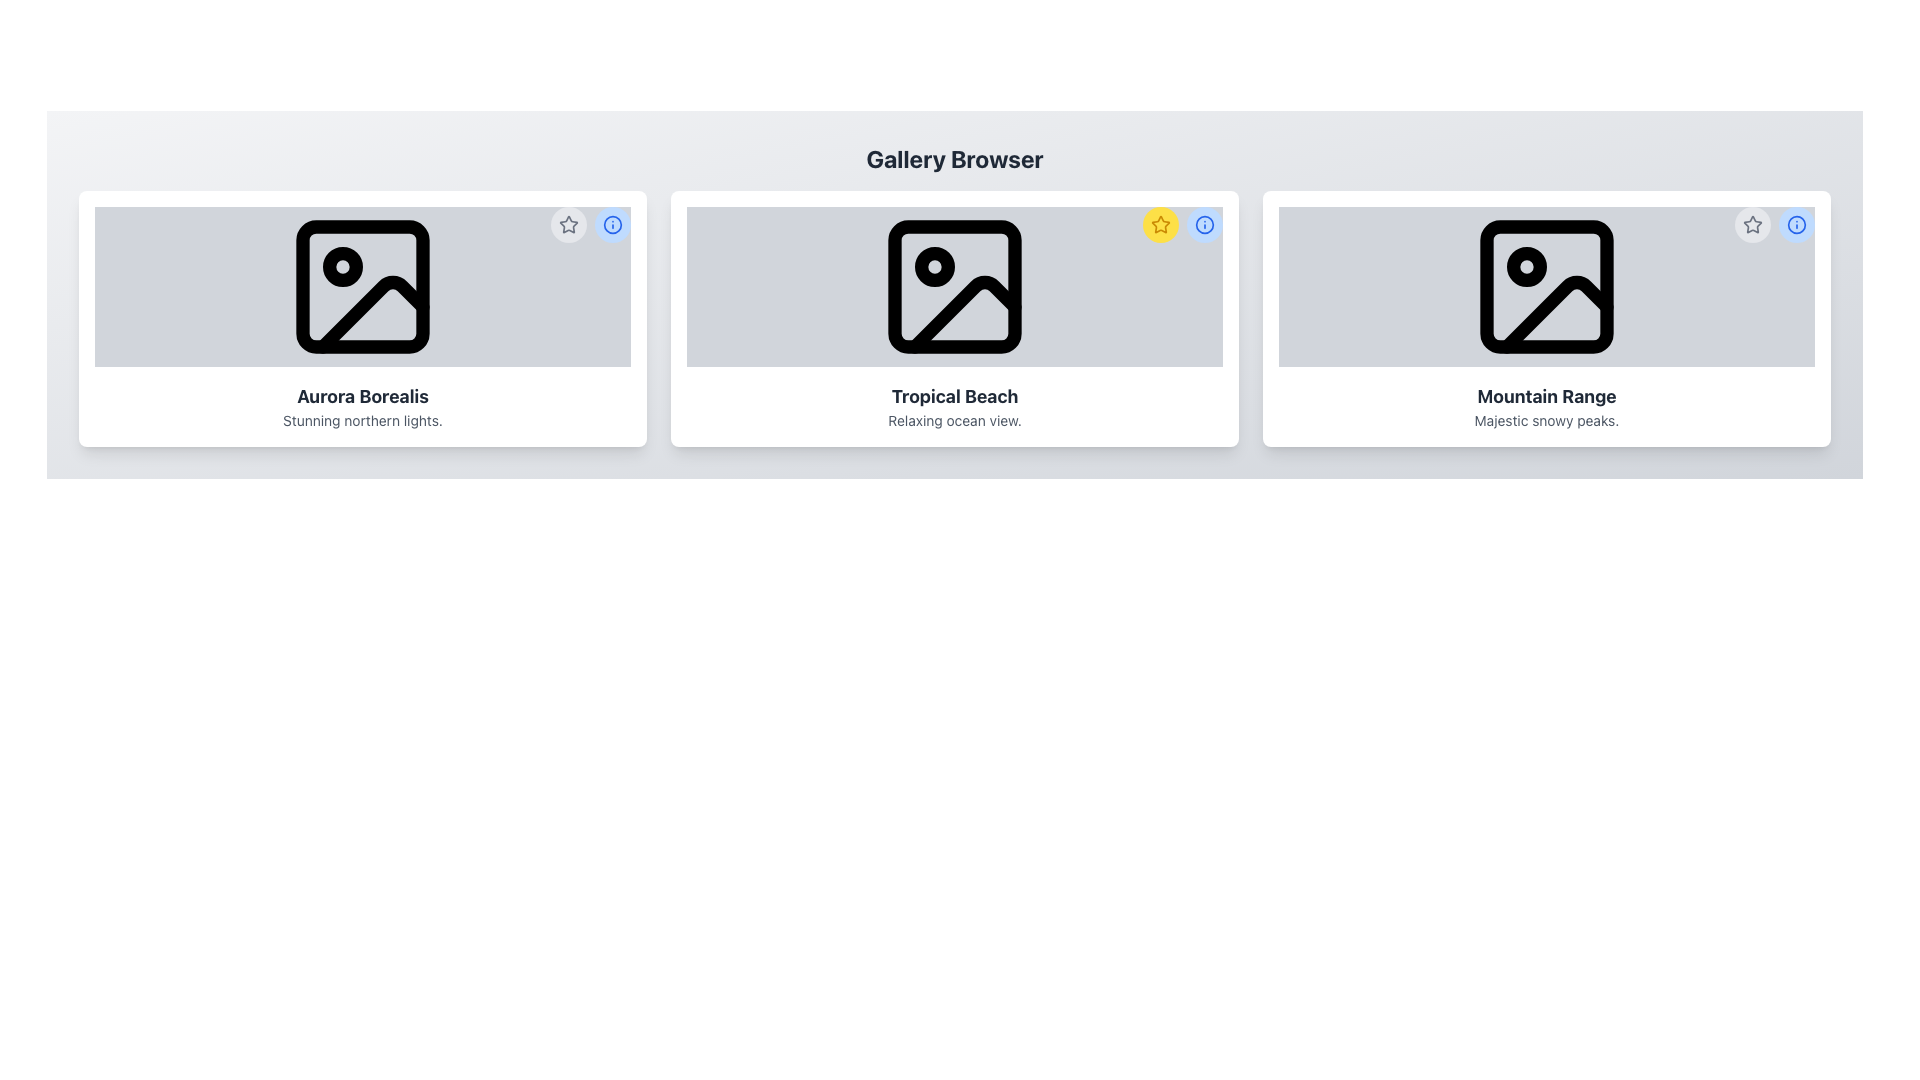 This screenshot has height=1080, width=1920. Describe the element at coordinates (1545, 406) in the screenshot. I see `text content from the Text Block that contains the primary text 'Mountain Range' and the secondary text 'Majestic snowy peaks.' located at the bottom section of the rightmost card` at that location.